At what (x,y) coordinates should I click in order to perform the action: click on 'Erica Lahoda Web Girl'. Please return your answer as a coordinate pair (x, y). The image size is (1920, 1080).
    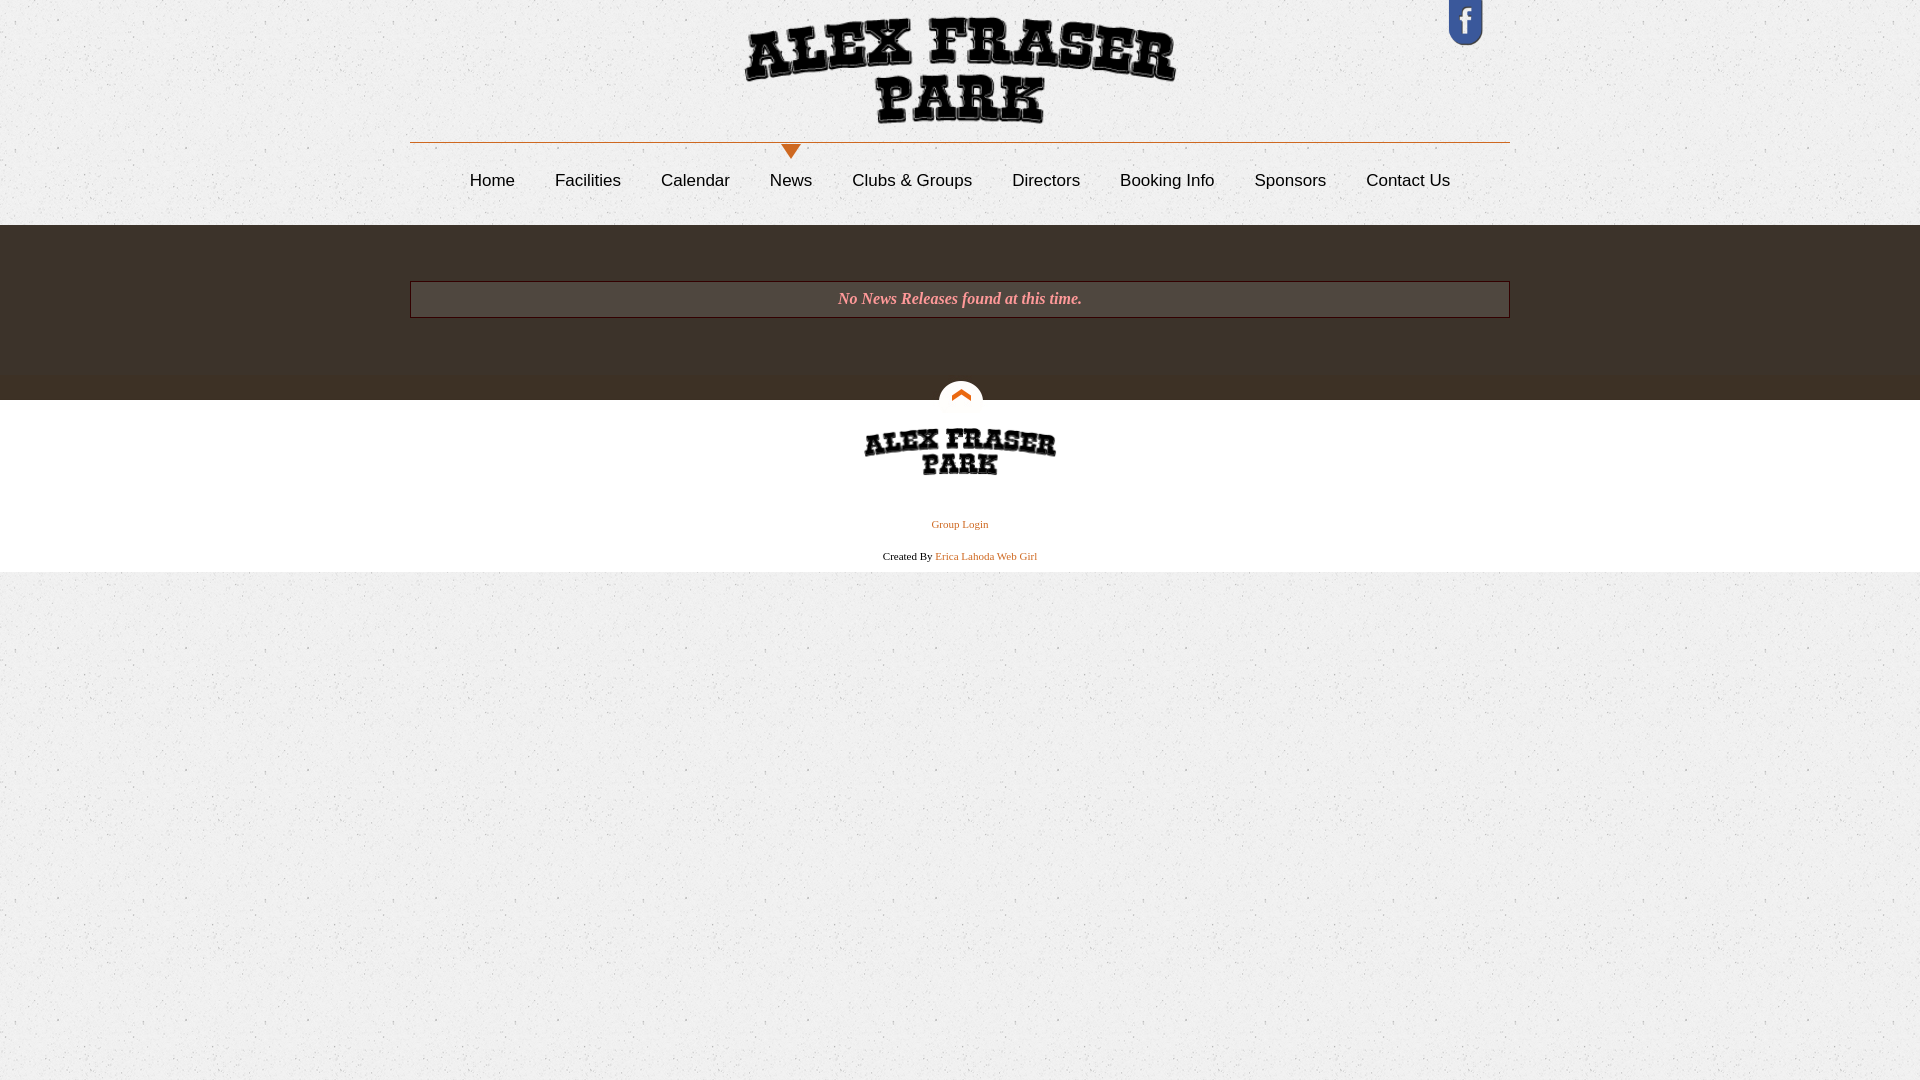
    Looking at the image, I should click on (985, 555).